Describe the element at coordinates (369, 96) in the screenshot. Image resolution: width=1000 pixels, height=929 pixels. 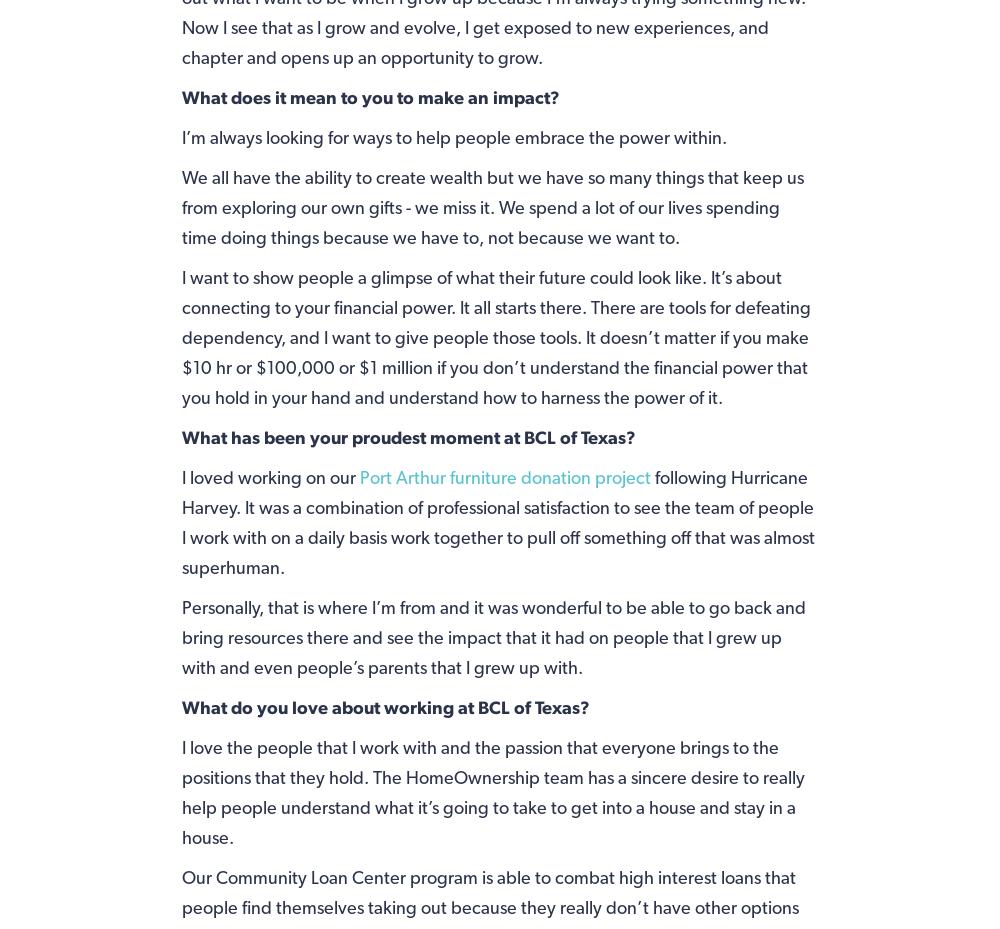
I see `'What does it mean to you to make an impact?'` at that location.